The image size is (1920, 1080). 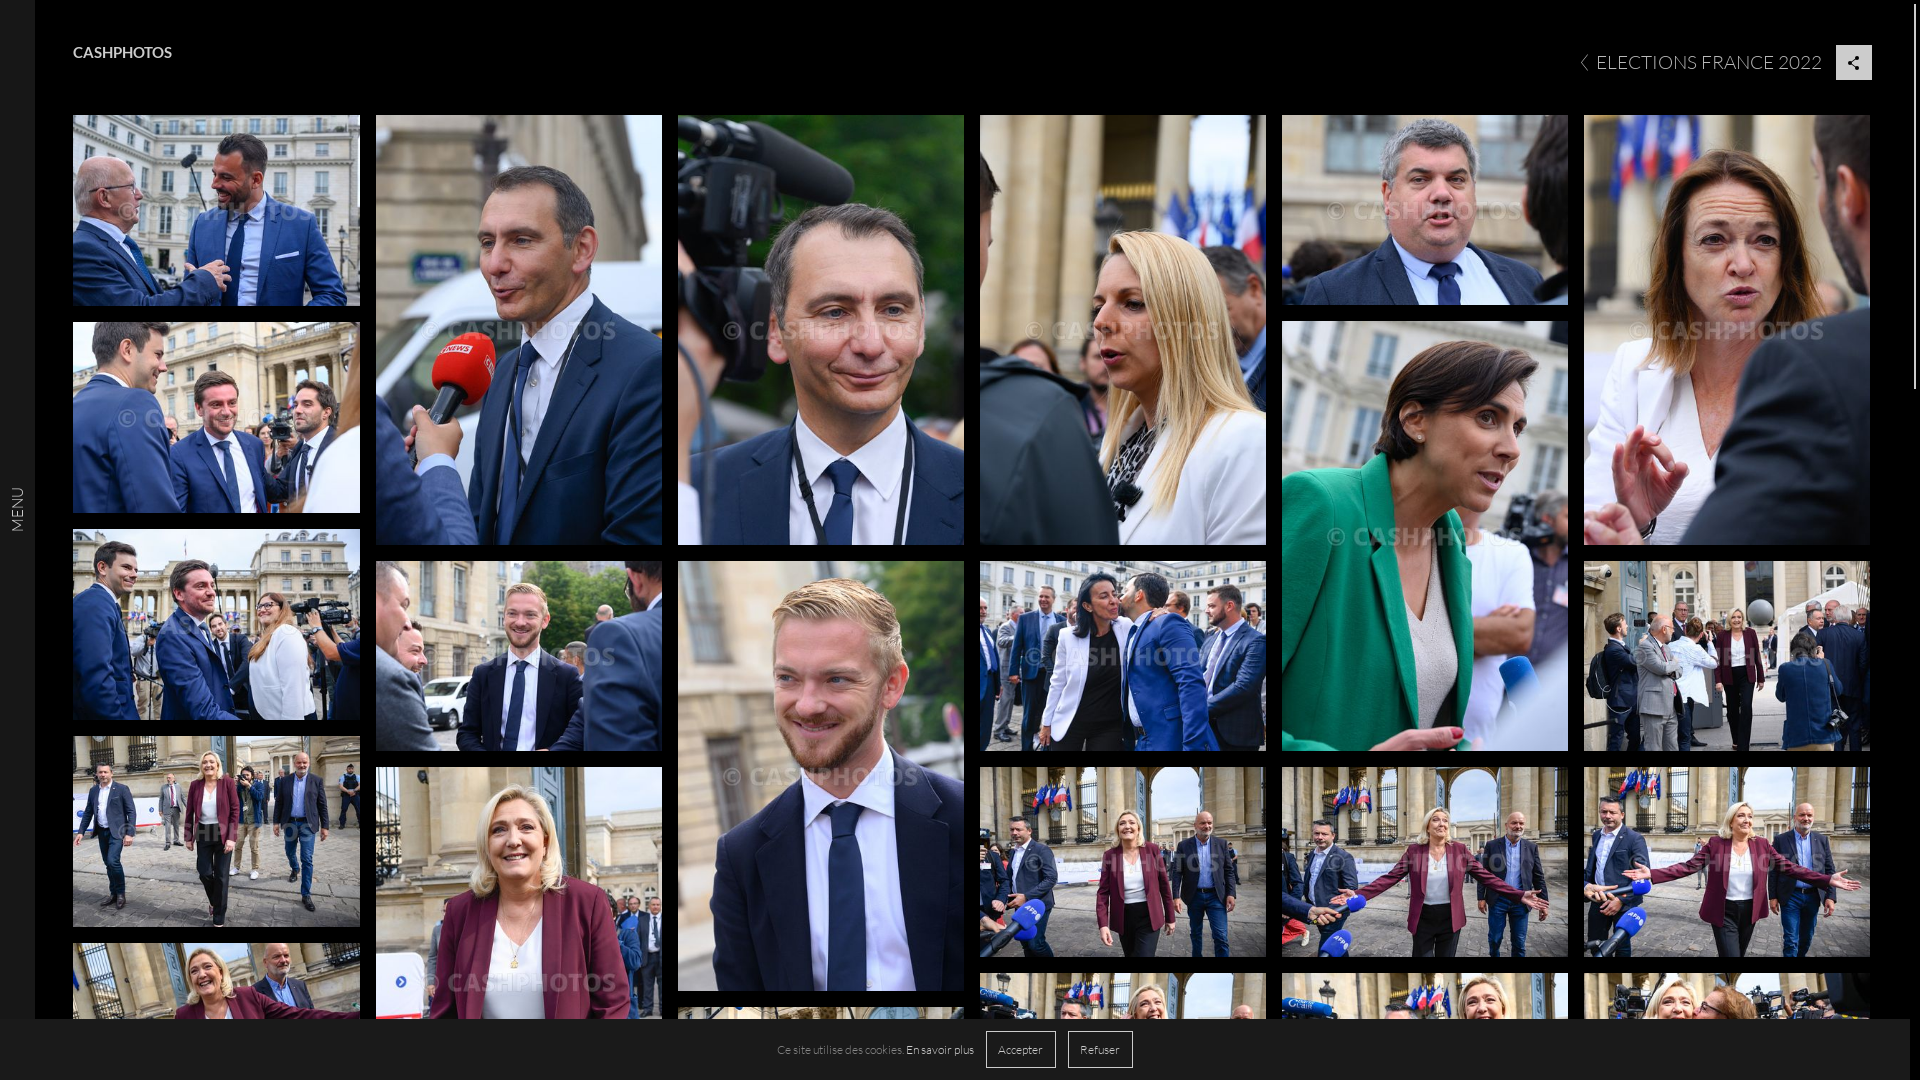 I want to click on 'CASHPHOTOS', so click(x=121, y=51).